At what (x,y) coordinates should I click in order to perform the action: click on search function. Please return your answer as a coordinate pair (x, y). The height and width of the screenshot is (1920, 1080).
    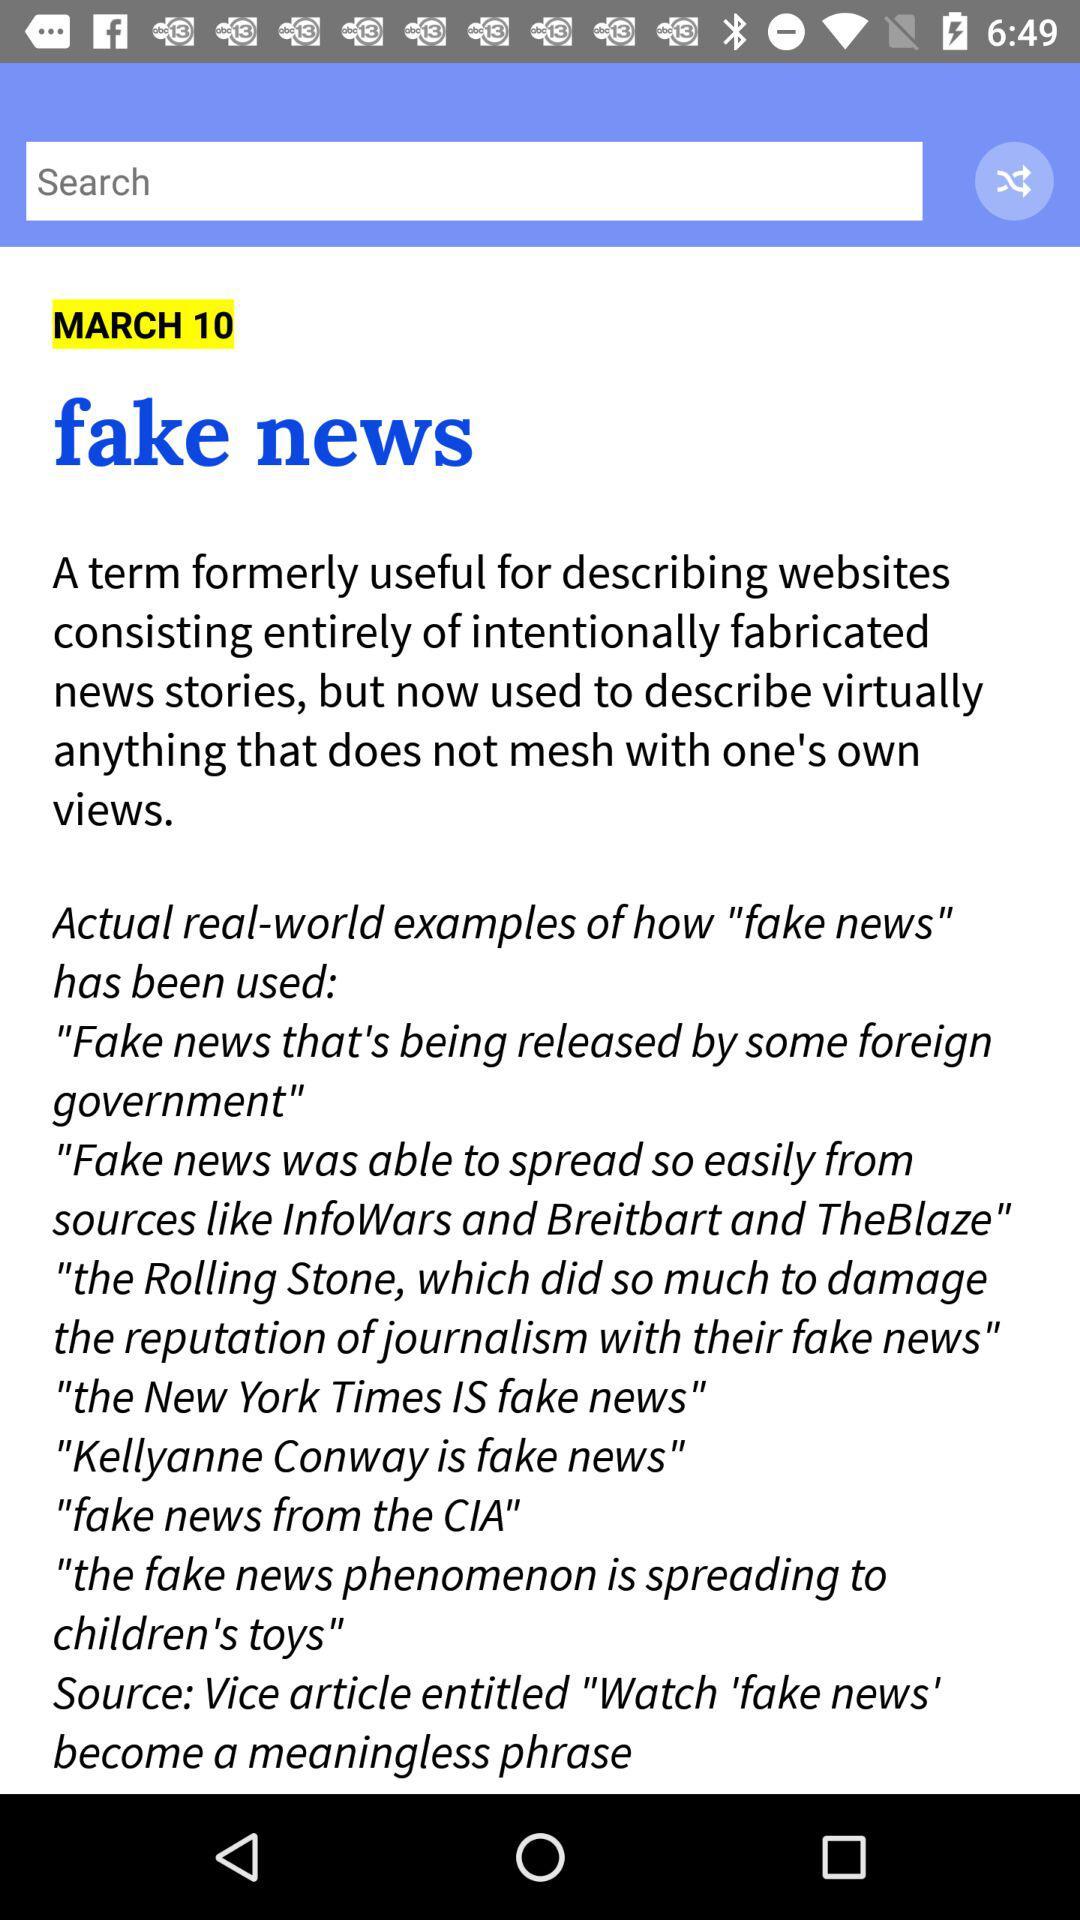
    Looking at the image, I should click on (474, 181).